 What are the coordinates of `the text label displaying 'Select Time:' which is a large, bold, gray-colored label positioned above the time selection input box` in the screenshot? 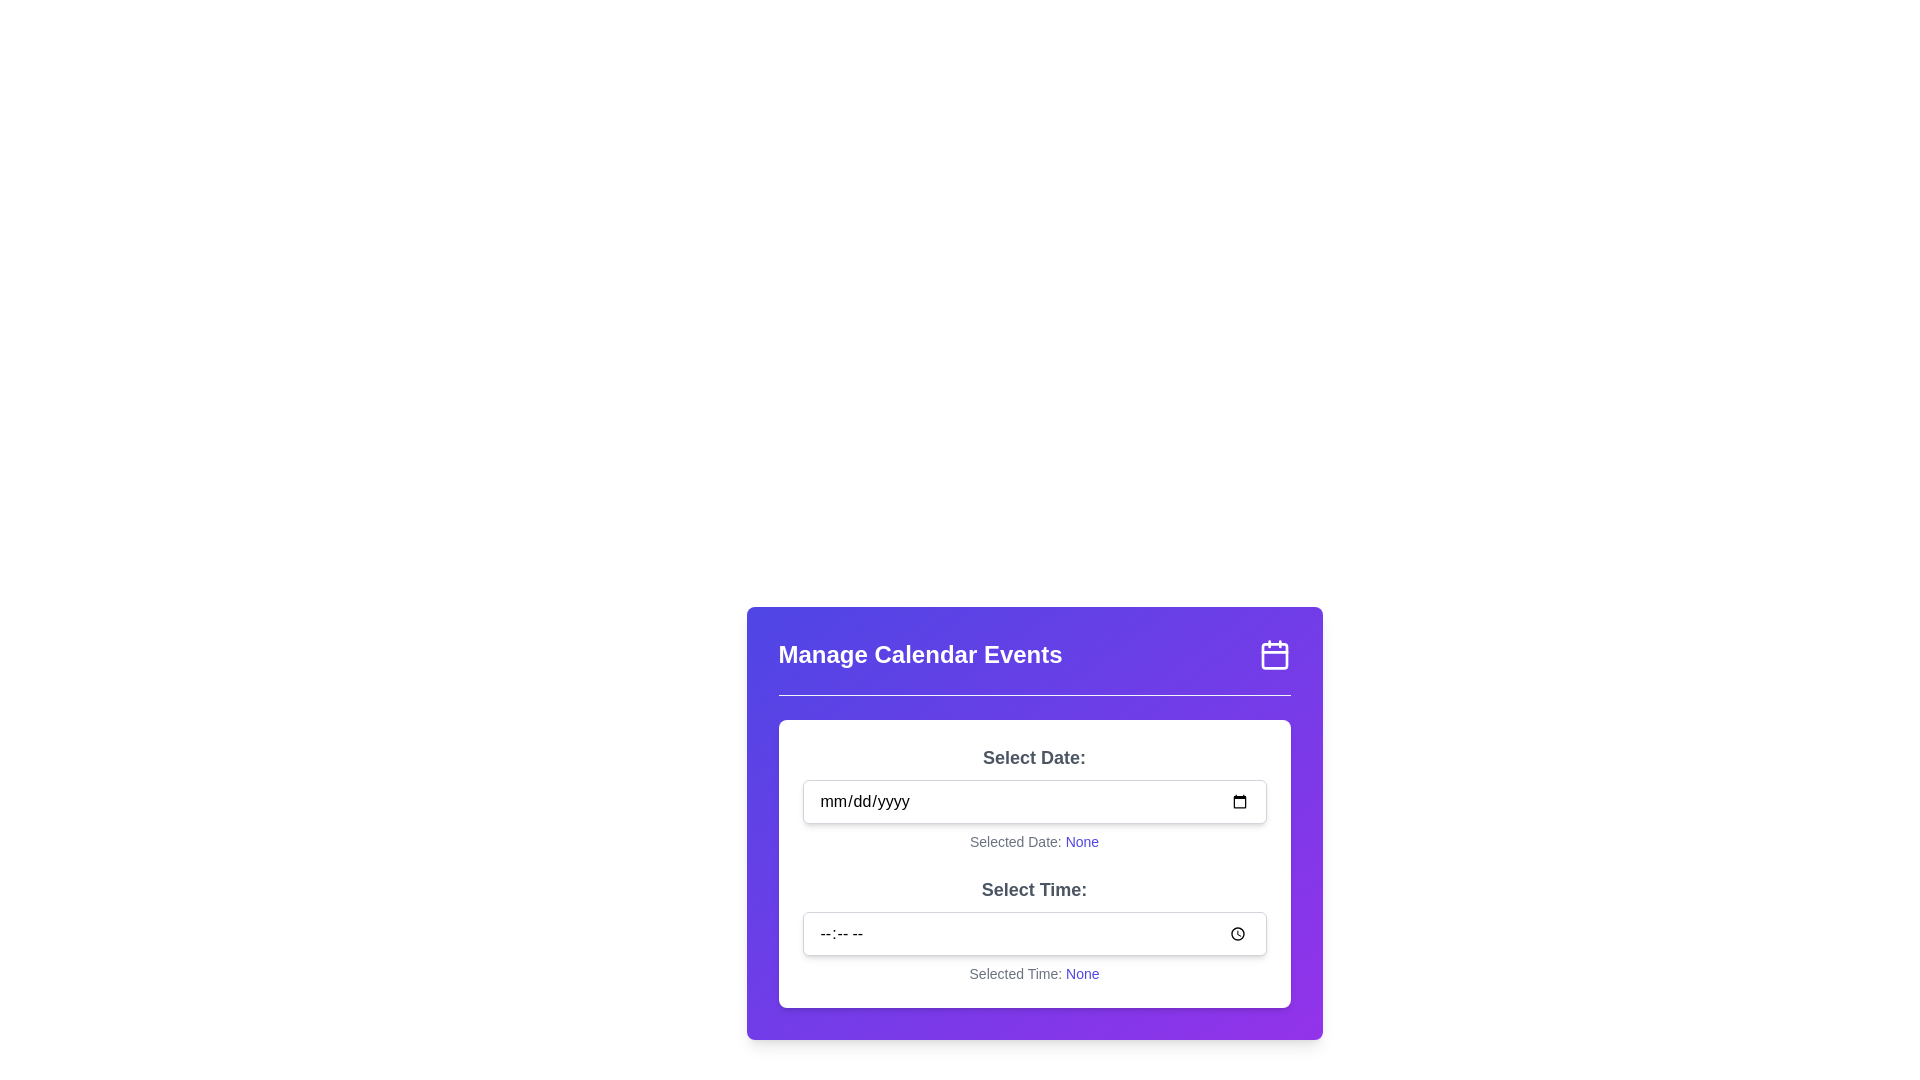 It's located at (1034, 889).